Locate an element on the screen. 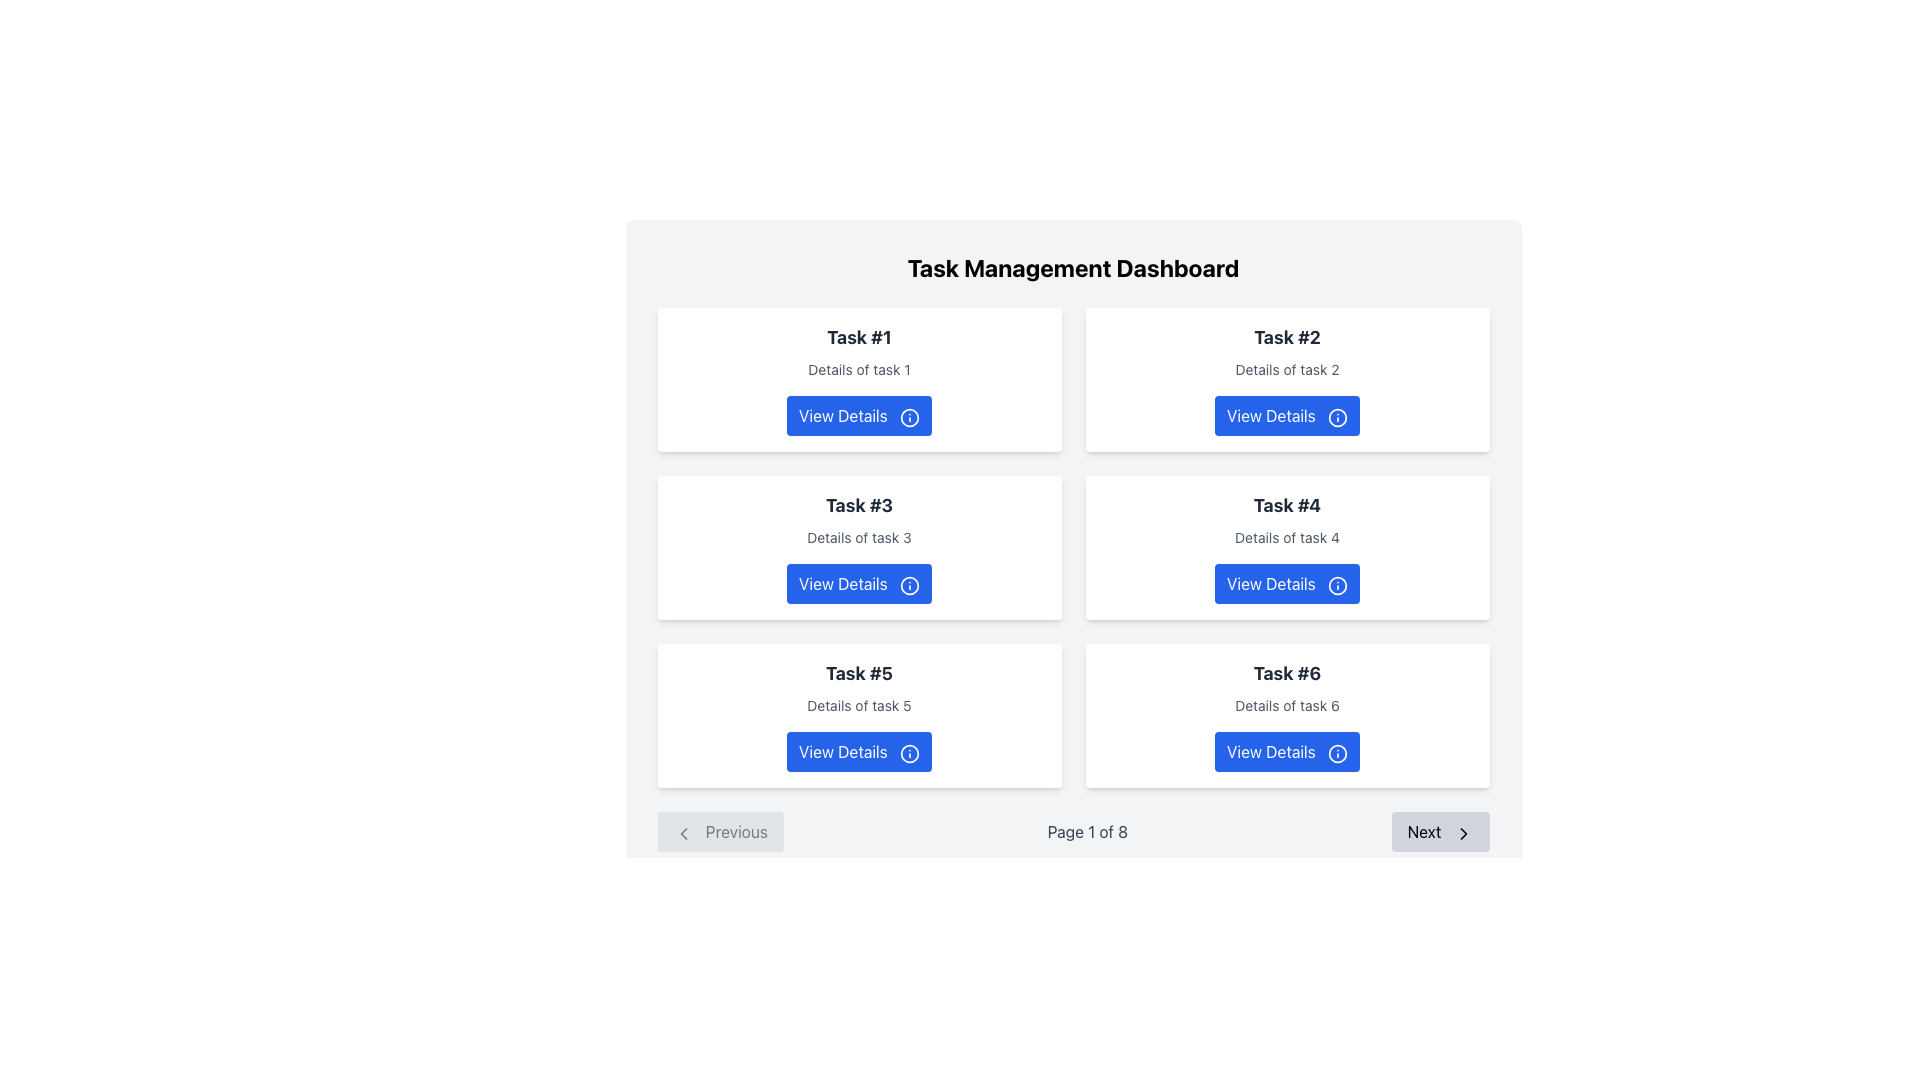 The height and width of the screenshot is (1080, 1920). the text label that provides a brief description for 'Task #1', located below the title and above the 'View Details' button is located at coordinates (859, 370).